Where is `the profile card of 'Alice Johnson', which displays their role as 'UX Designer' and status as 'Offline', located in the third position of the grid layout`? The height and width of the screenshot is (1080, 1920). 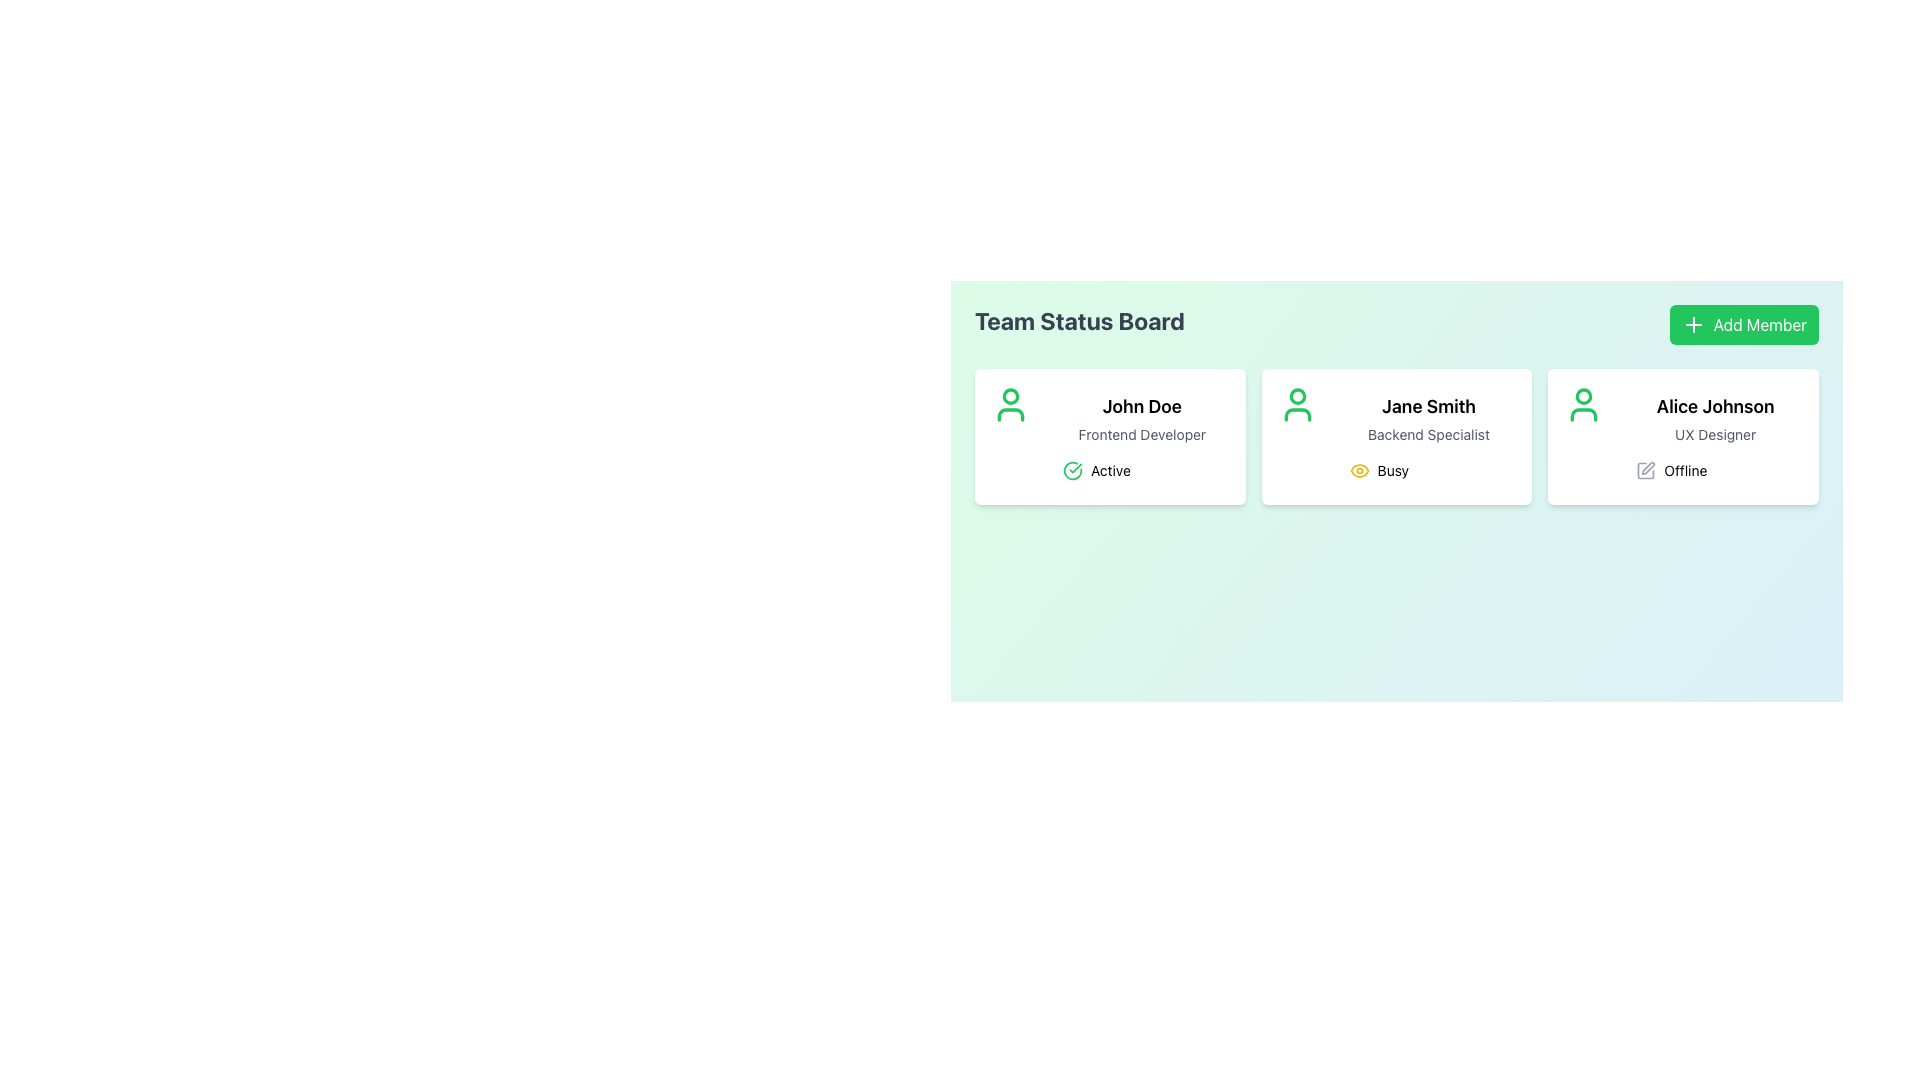 the profile card of 'Alice Johnson', which displays their role as 'UX Designer' and status as 'Offline', located in the third position of the grid layout is located at coordinates (1682, 435).